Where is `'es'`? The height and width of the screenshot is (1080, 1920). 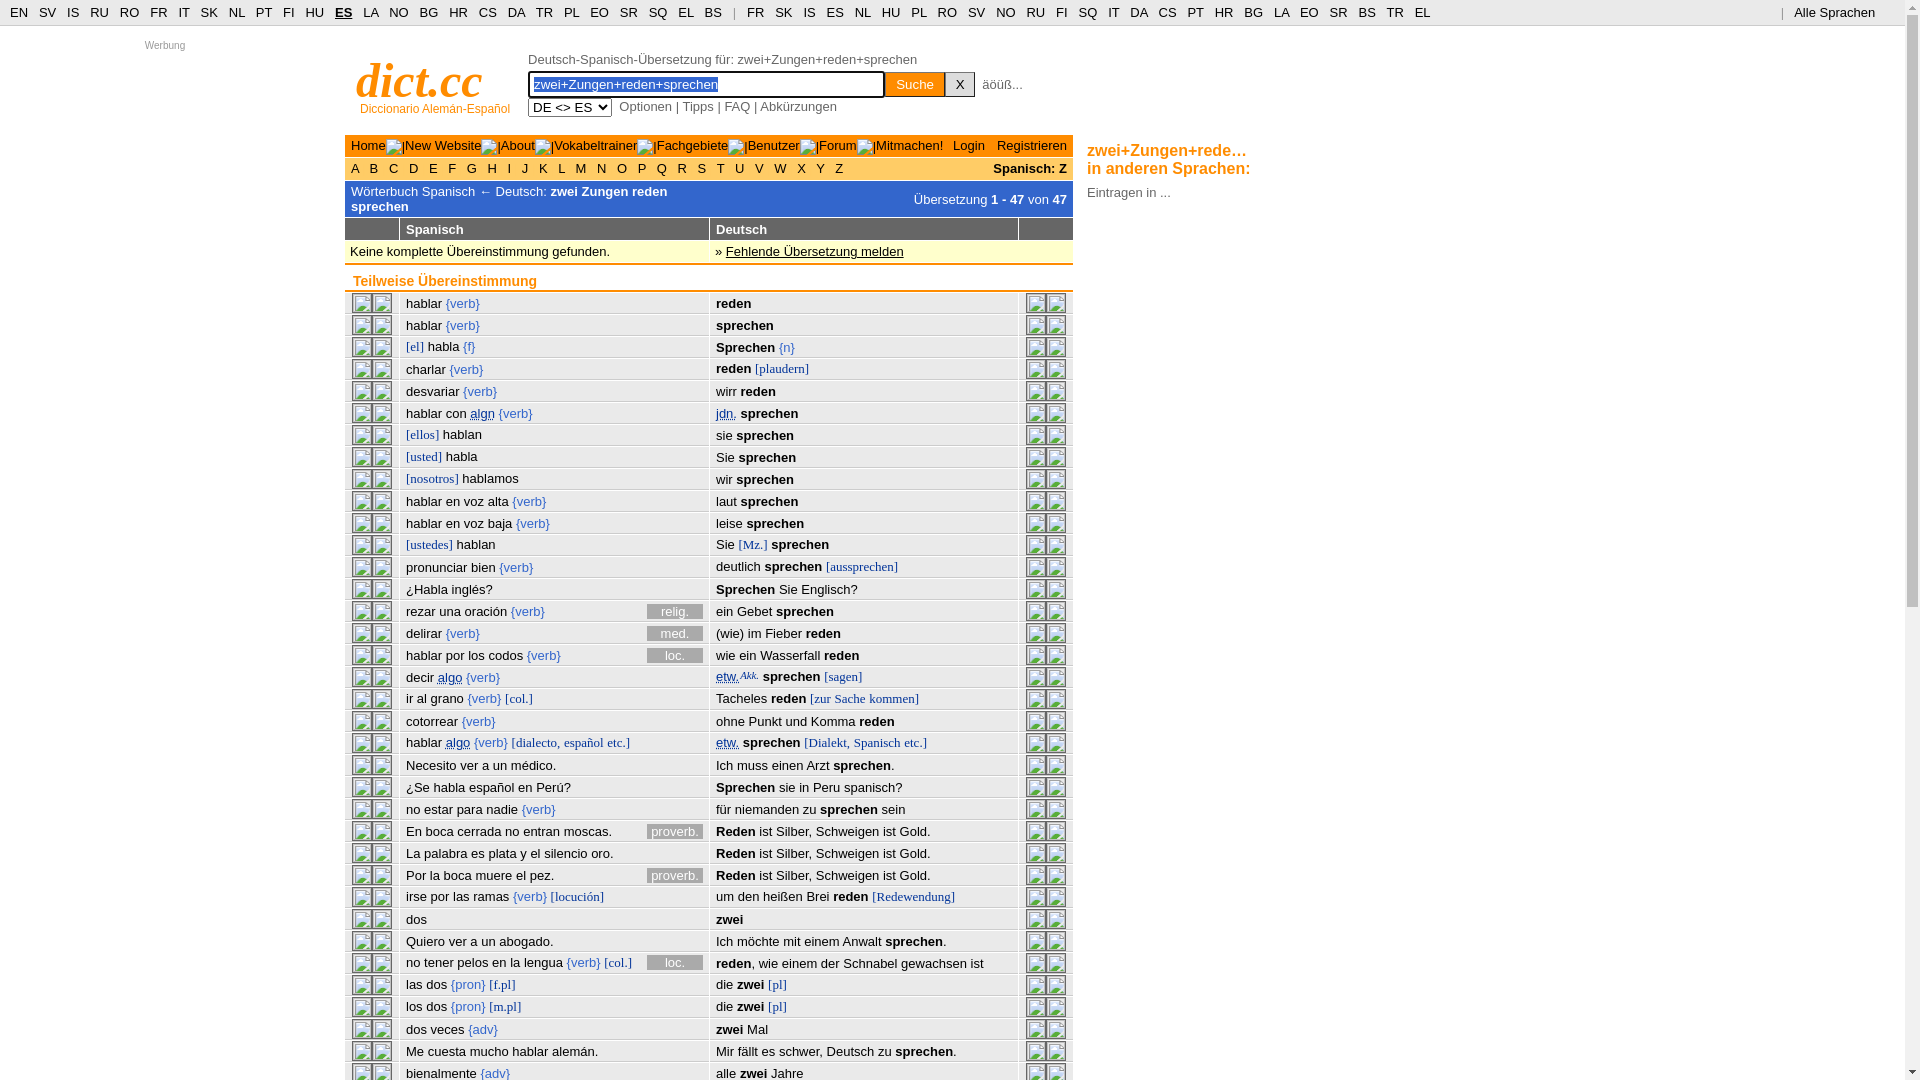 'es' is located at coordinates (469, 853).